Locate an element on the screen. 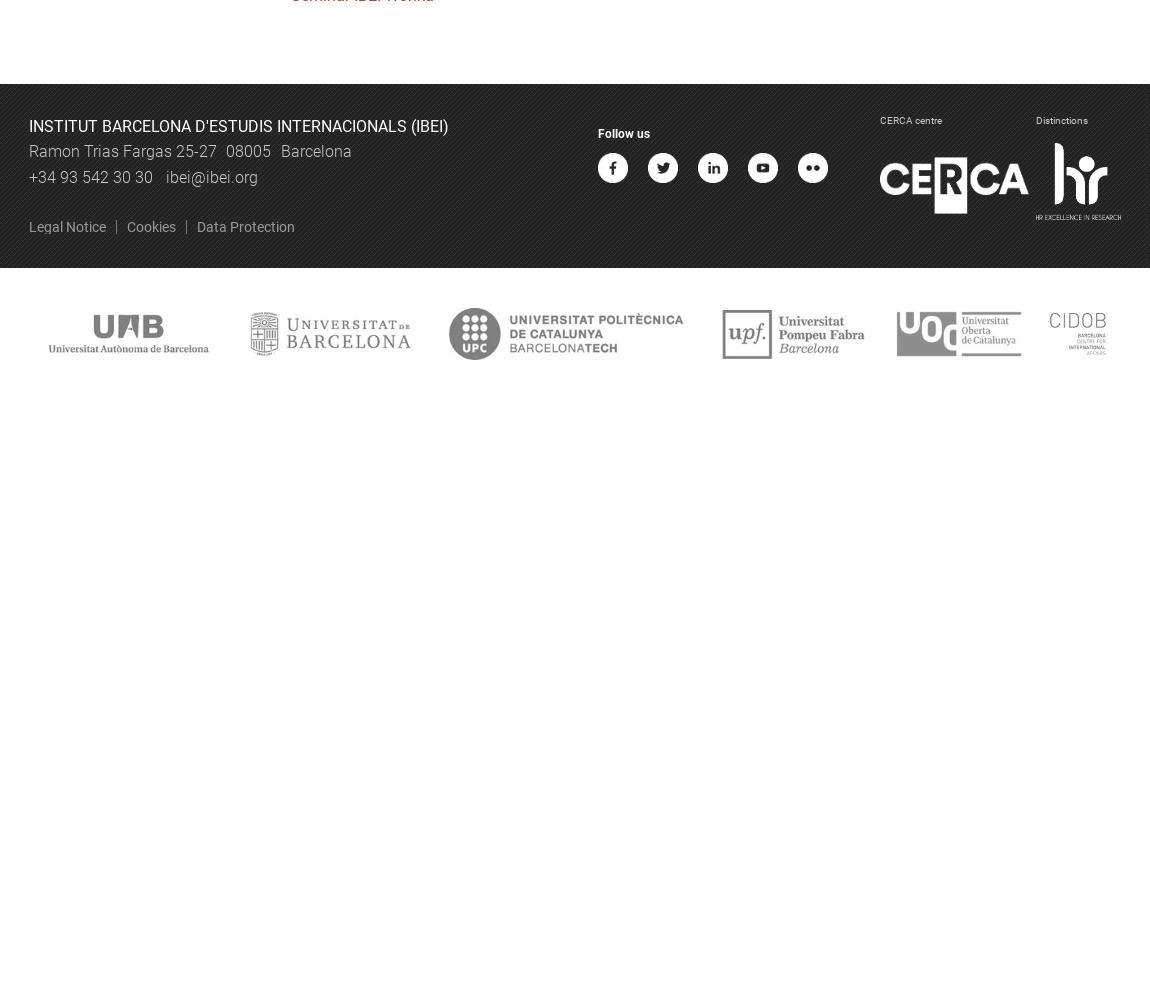 The image size is (1150, 1000). 'Barcelona' is located at coordinates (315, 151).